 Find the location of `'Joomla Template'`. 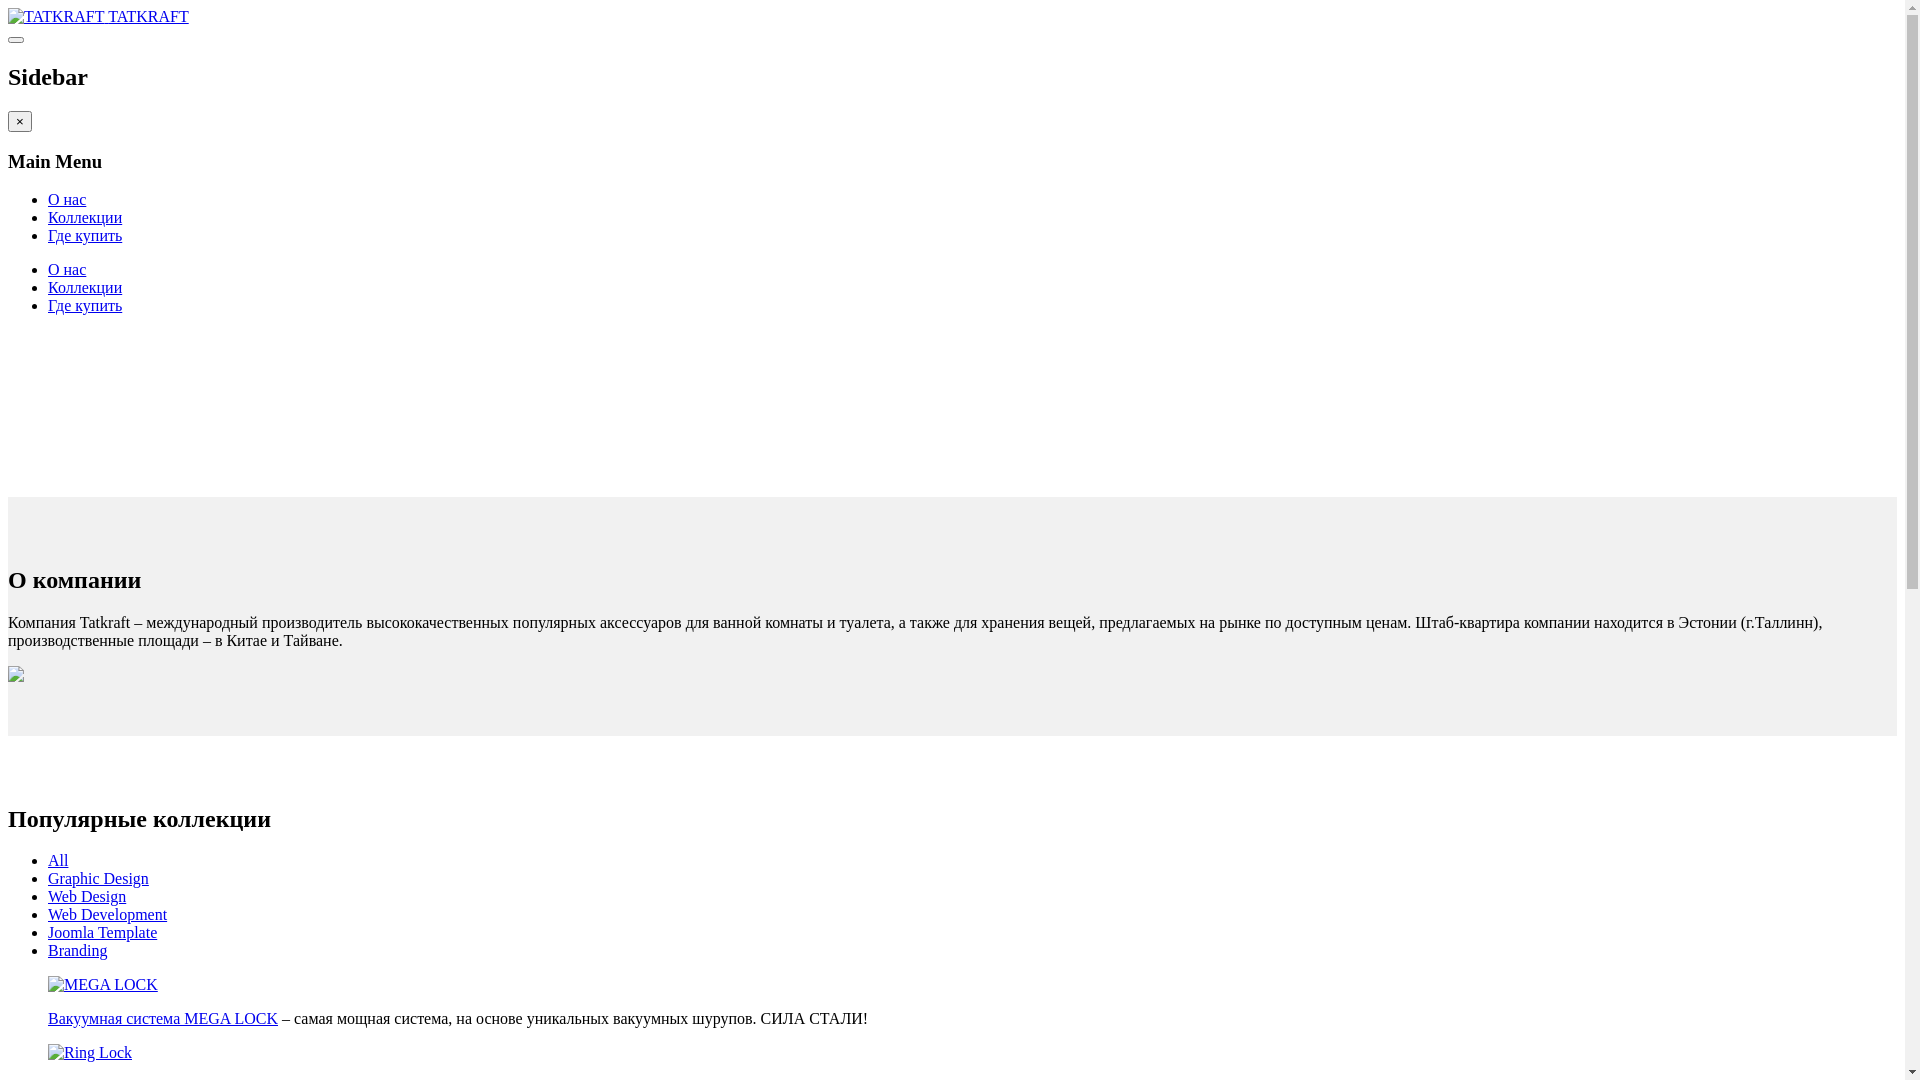

'Joomla Template' is located at coordinates (101, 932).